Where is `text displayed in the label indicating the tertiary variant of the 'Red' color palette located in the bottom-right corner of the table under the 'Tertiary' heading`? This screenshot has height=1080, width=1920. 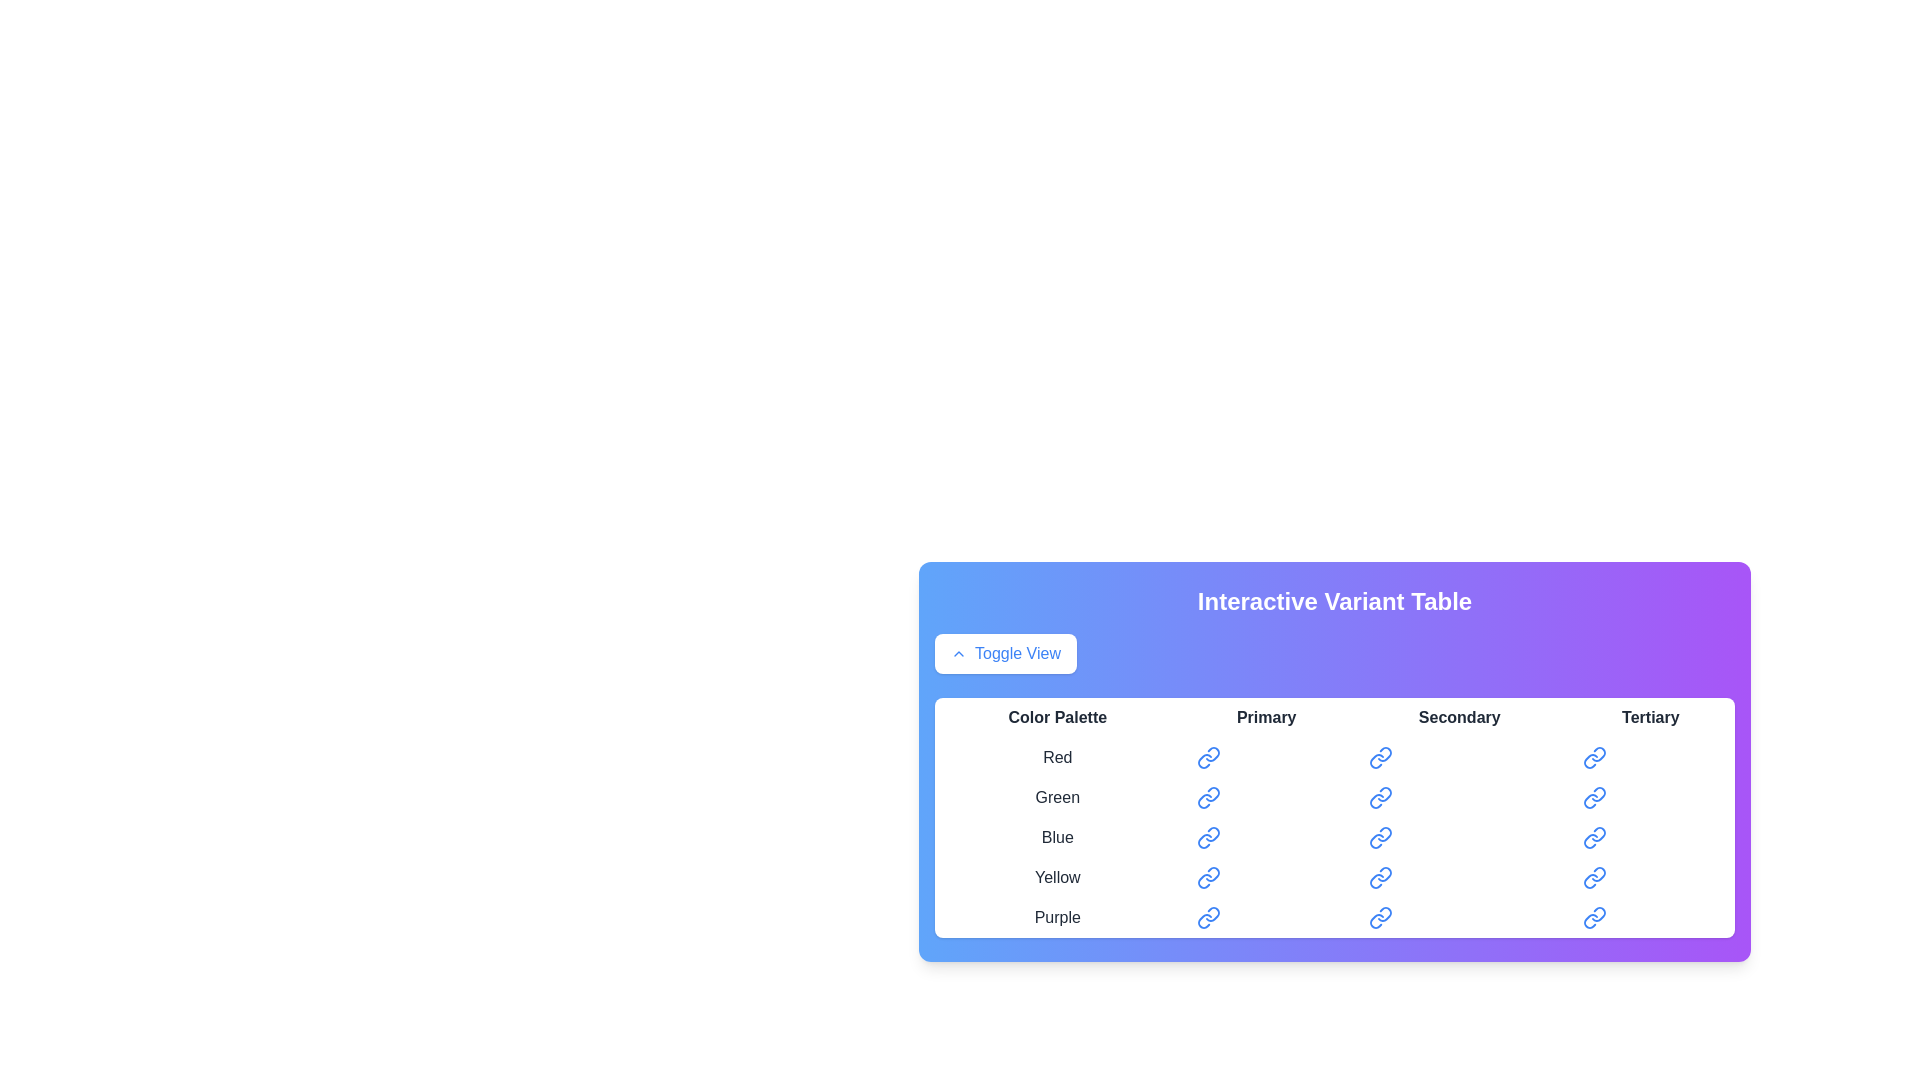
text displayed in the label indicating the tertiary variant of the 'Red' color palette located in the bottom-right corner of the table under the 'Tertiary' heading is located at coordinates (1650, 758).